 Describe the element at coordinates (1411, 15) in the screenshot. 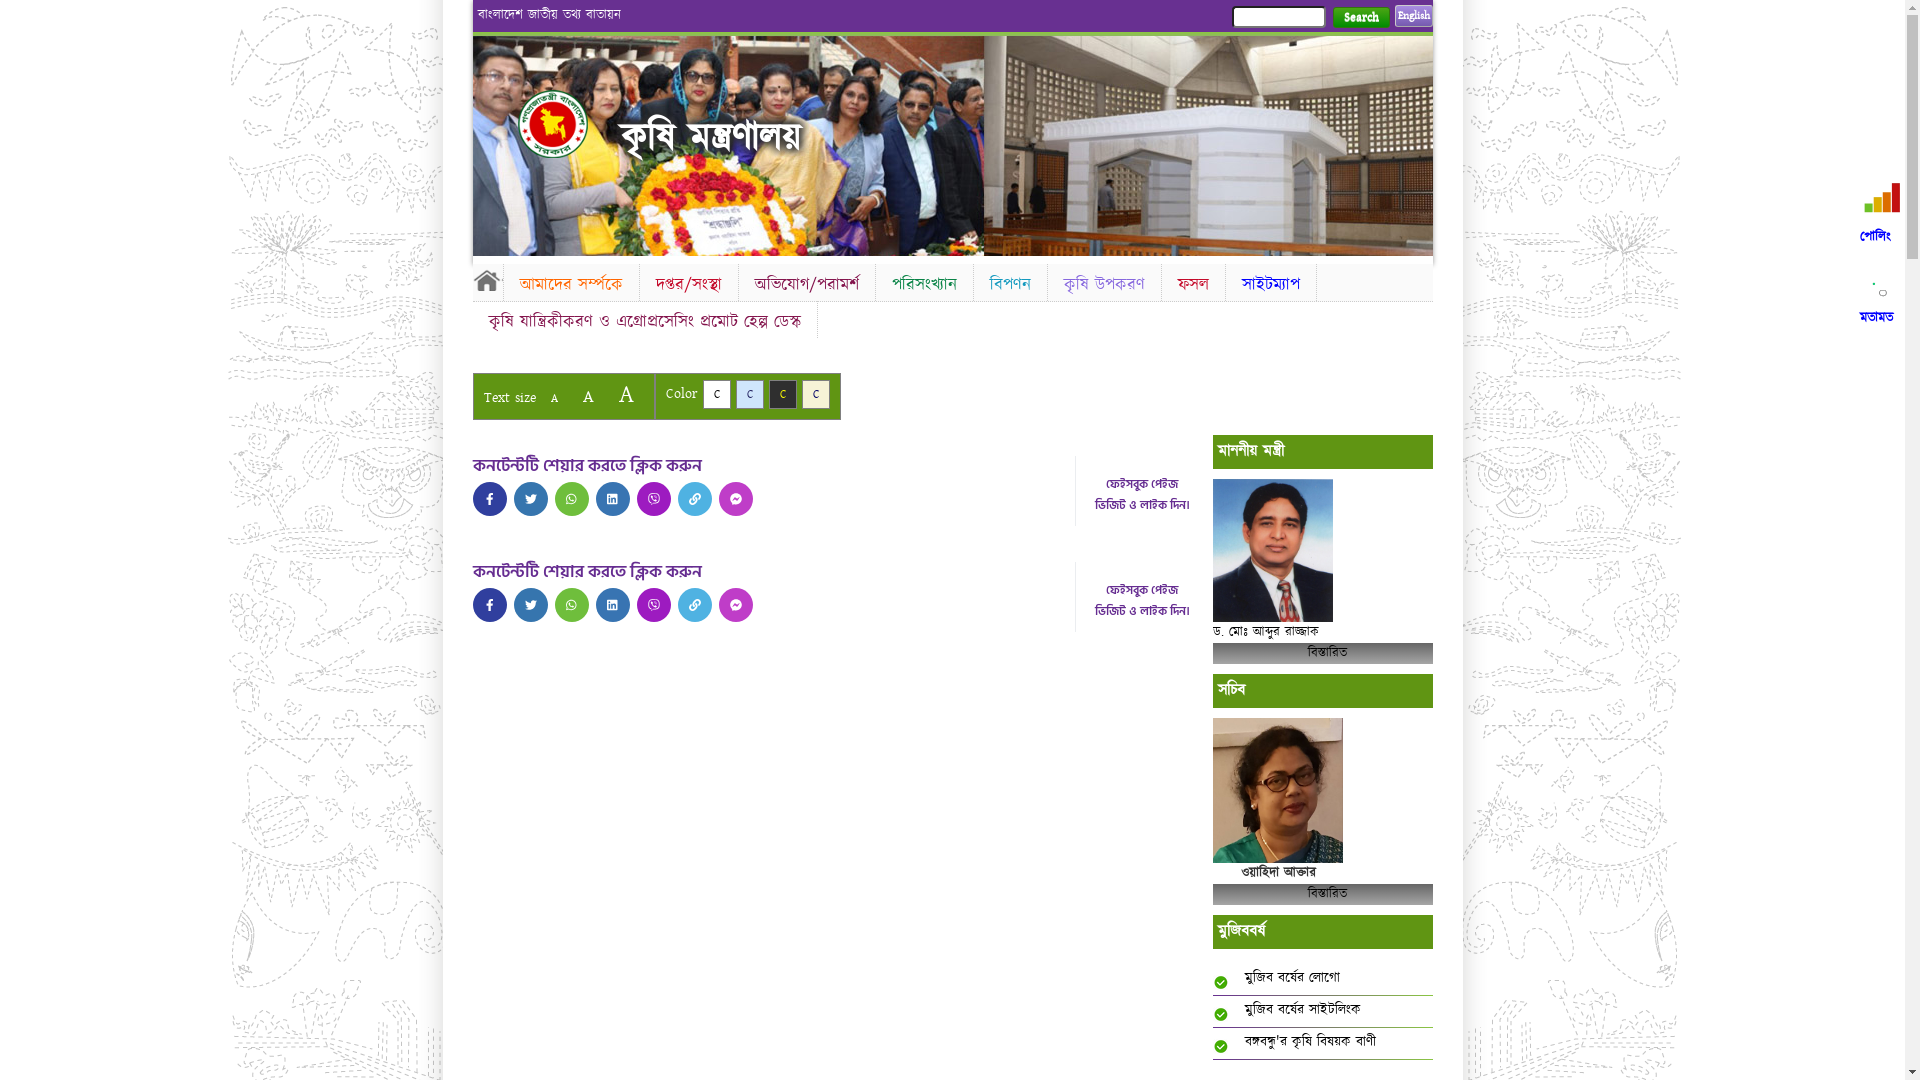

I see `'English'` at that location.